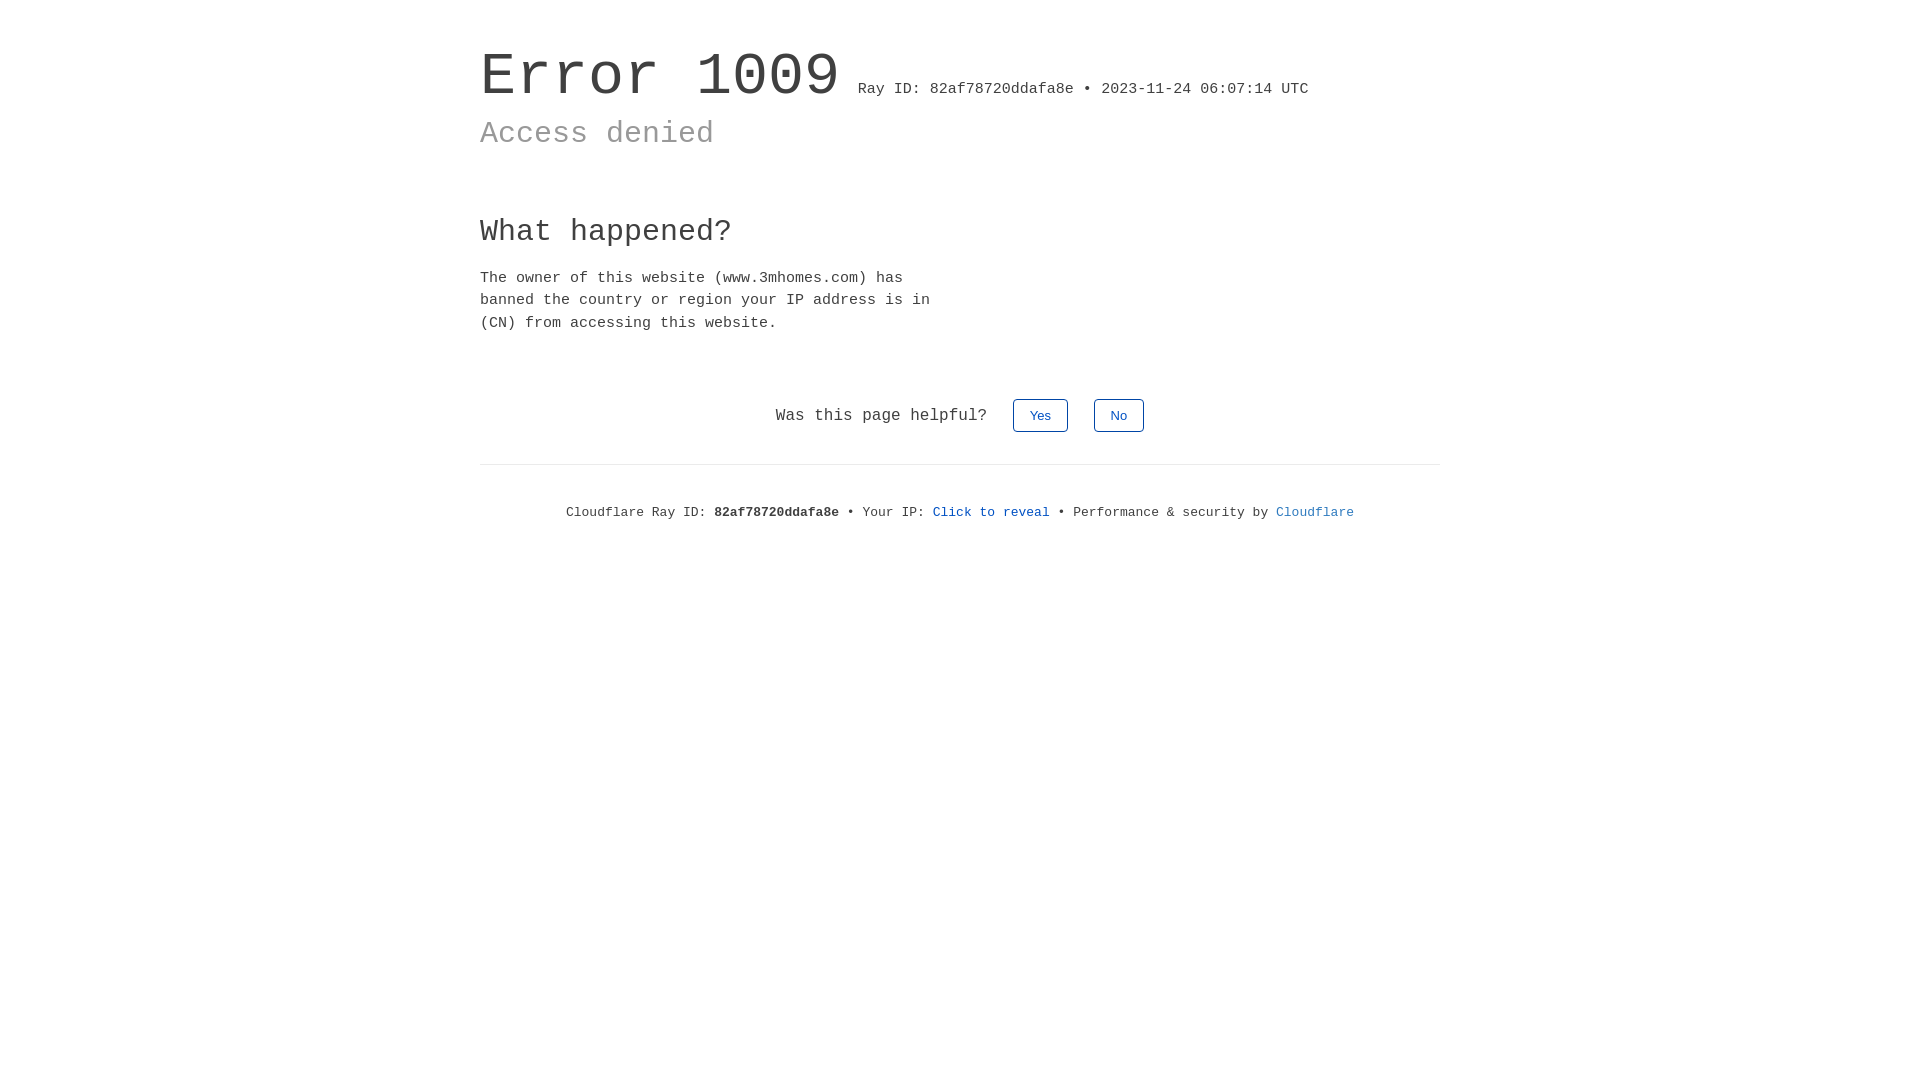 This screenshot has height=1080, width=1920. Describe the element at coordinates (1118, 414) in the screenshot. I see `'No'` at that location.